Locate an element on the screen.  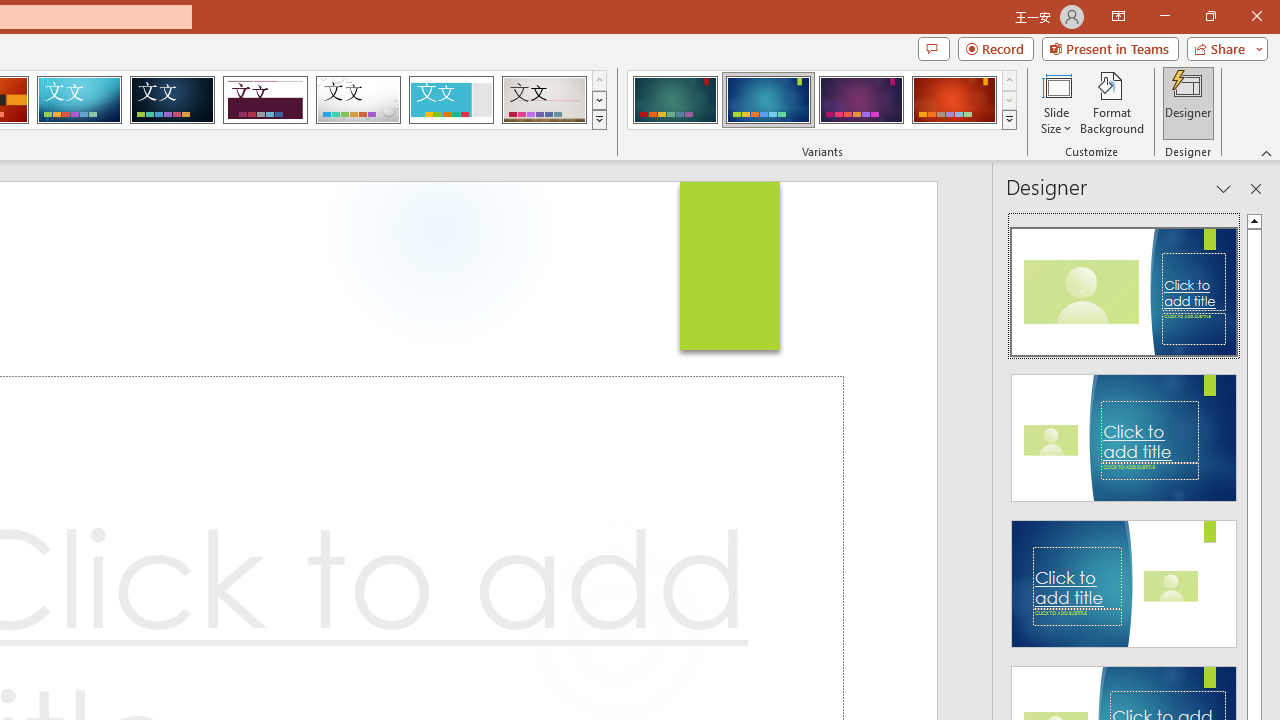
'Recommended Design: Design Idea' is located at coordinates (1124, 286).